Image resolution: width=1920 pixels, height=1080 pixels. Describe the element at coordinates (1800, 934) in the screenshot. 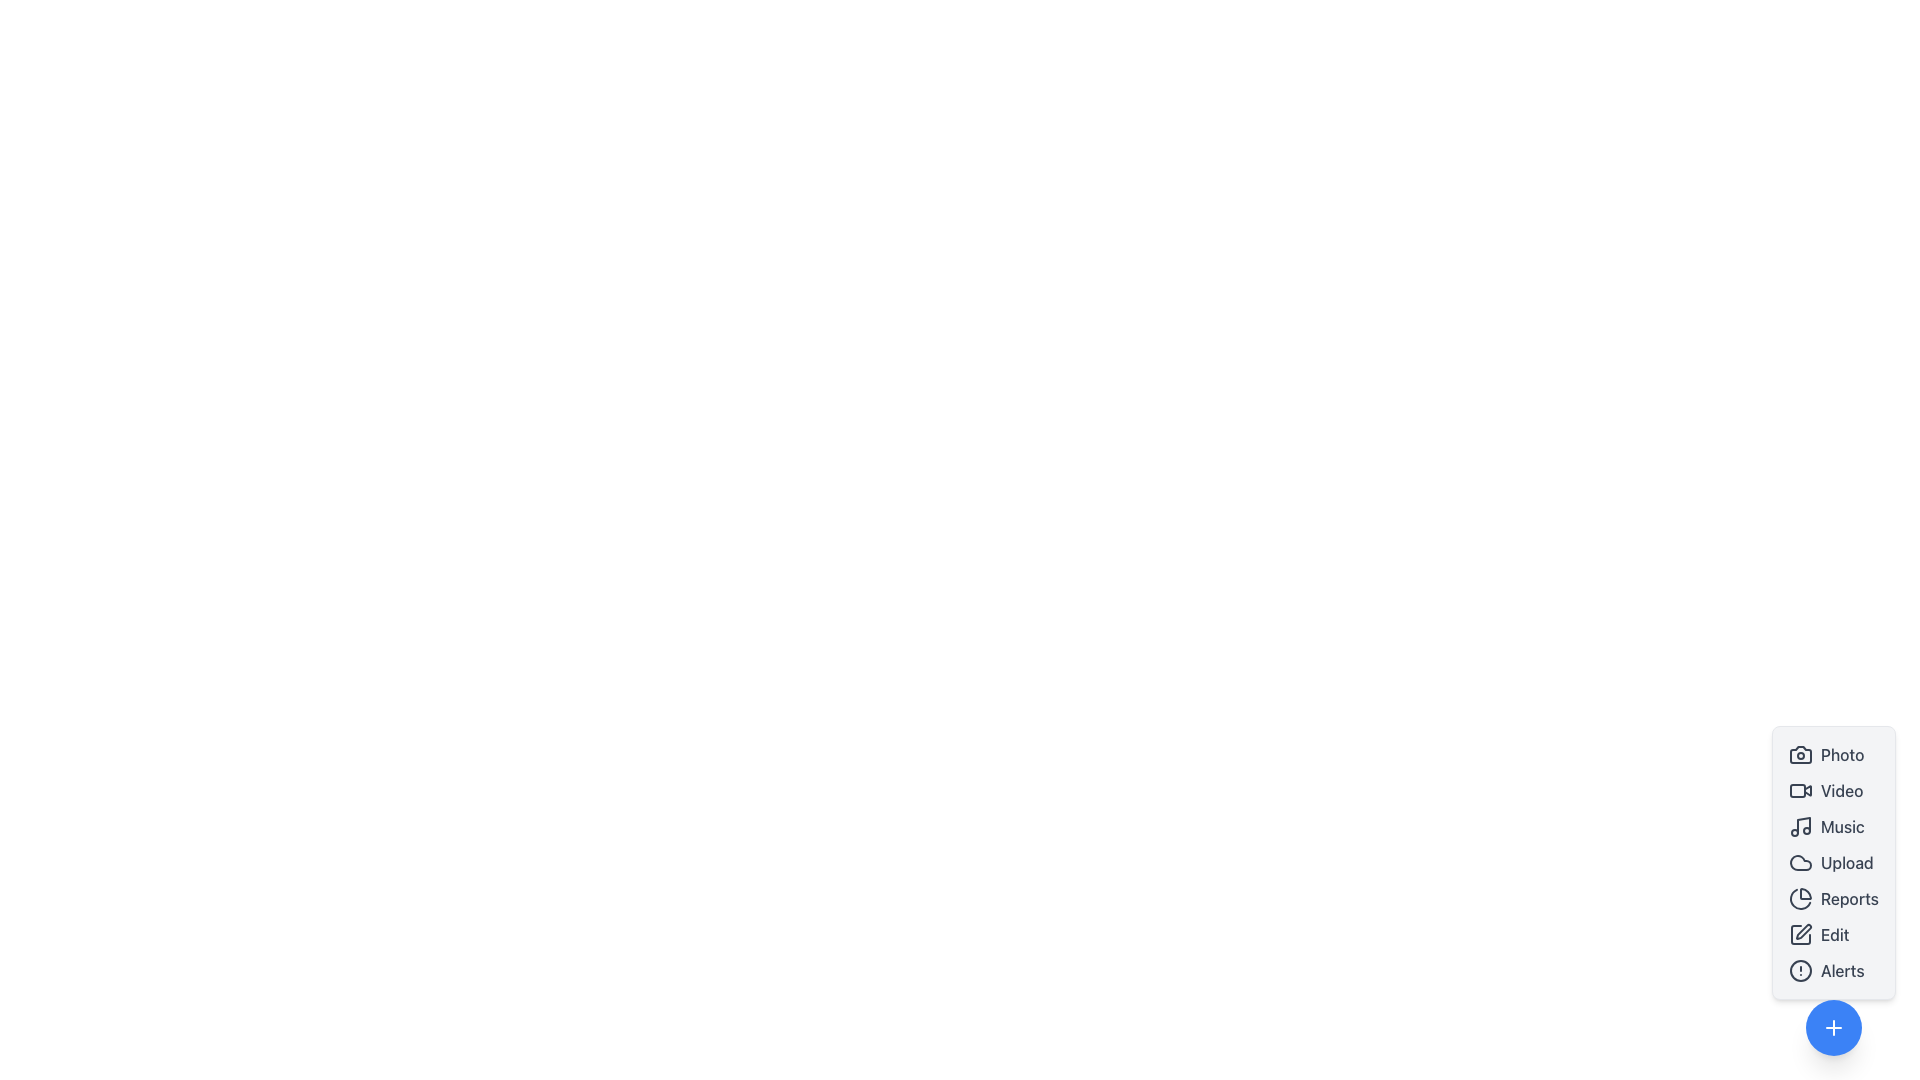

I see `the 'Edit' button represented by the outlined square icon located within the vertical menu on the right-hand side of the interface` at that location.